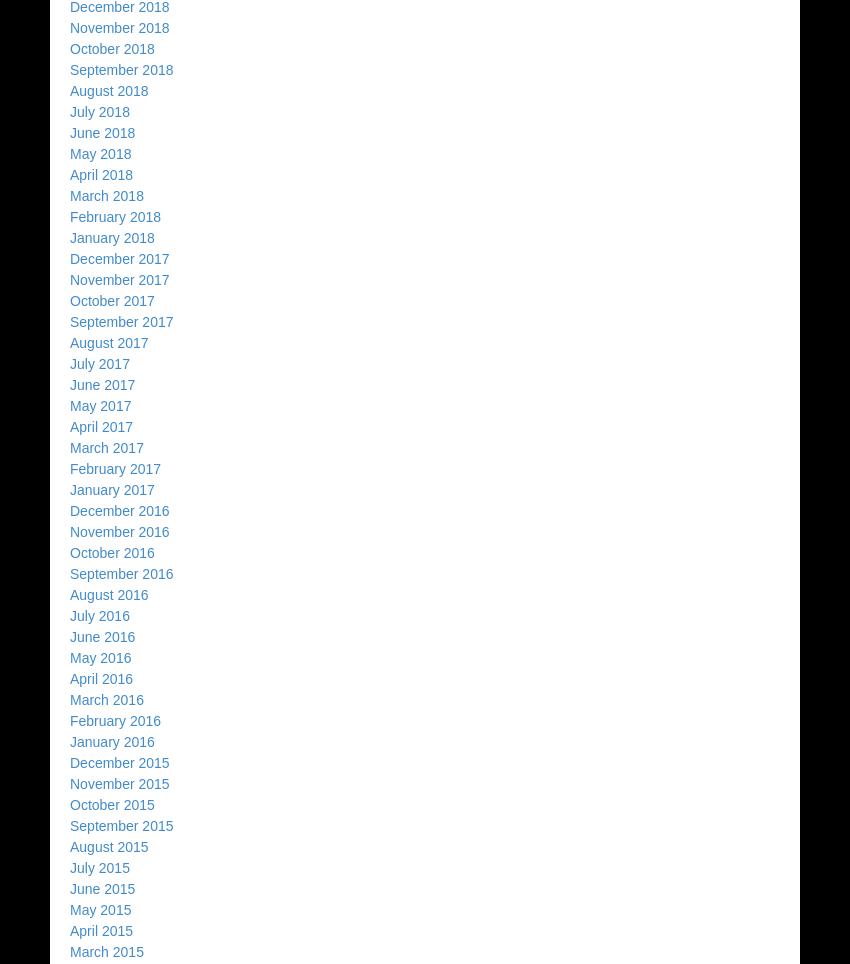 The height and width of the screenshot is (964, 850). Describe the element at coordinates (70, 823) in the screenshot. I see `'September 2015'` at that location.